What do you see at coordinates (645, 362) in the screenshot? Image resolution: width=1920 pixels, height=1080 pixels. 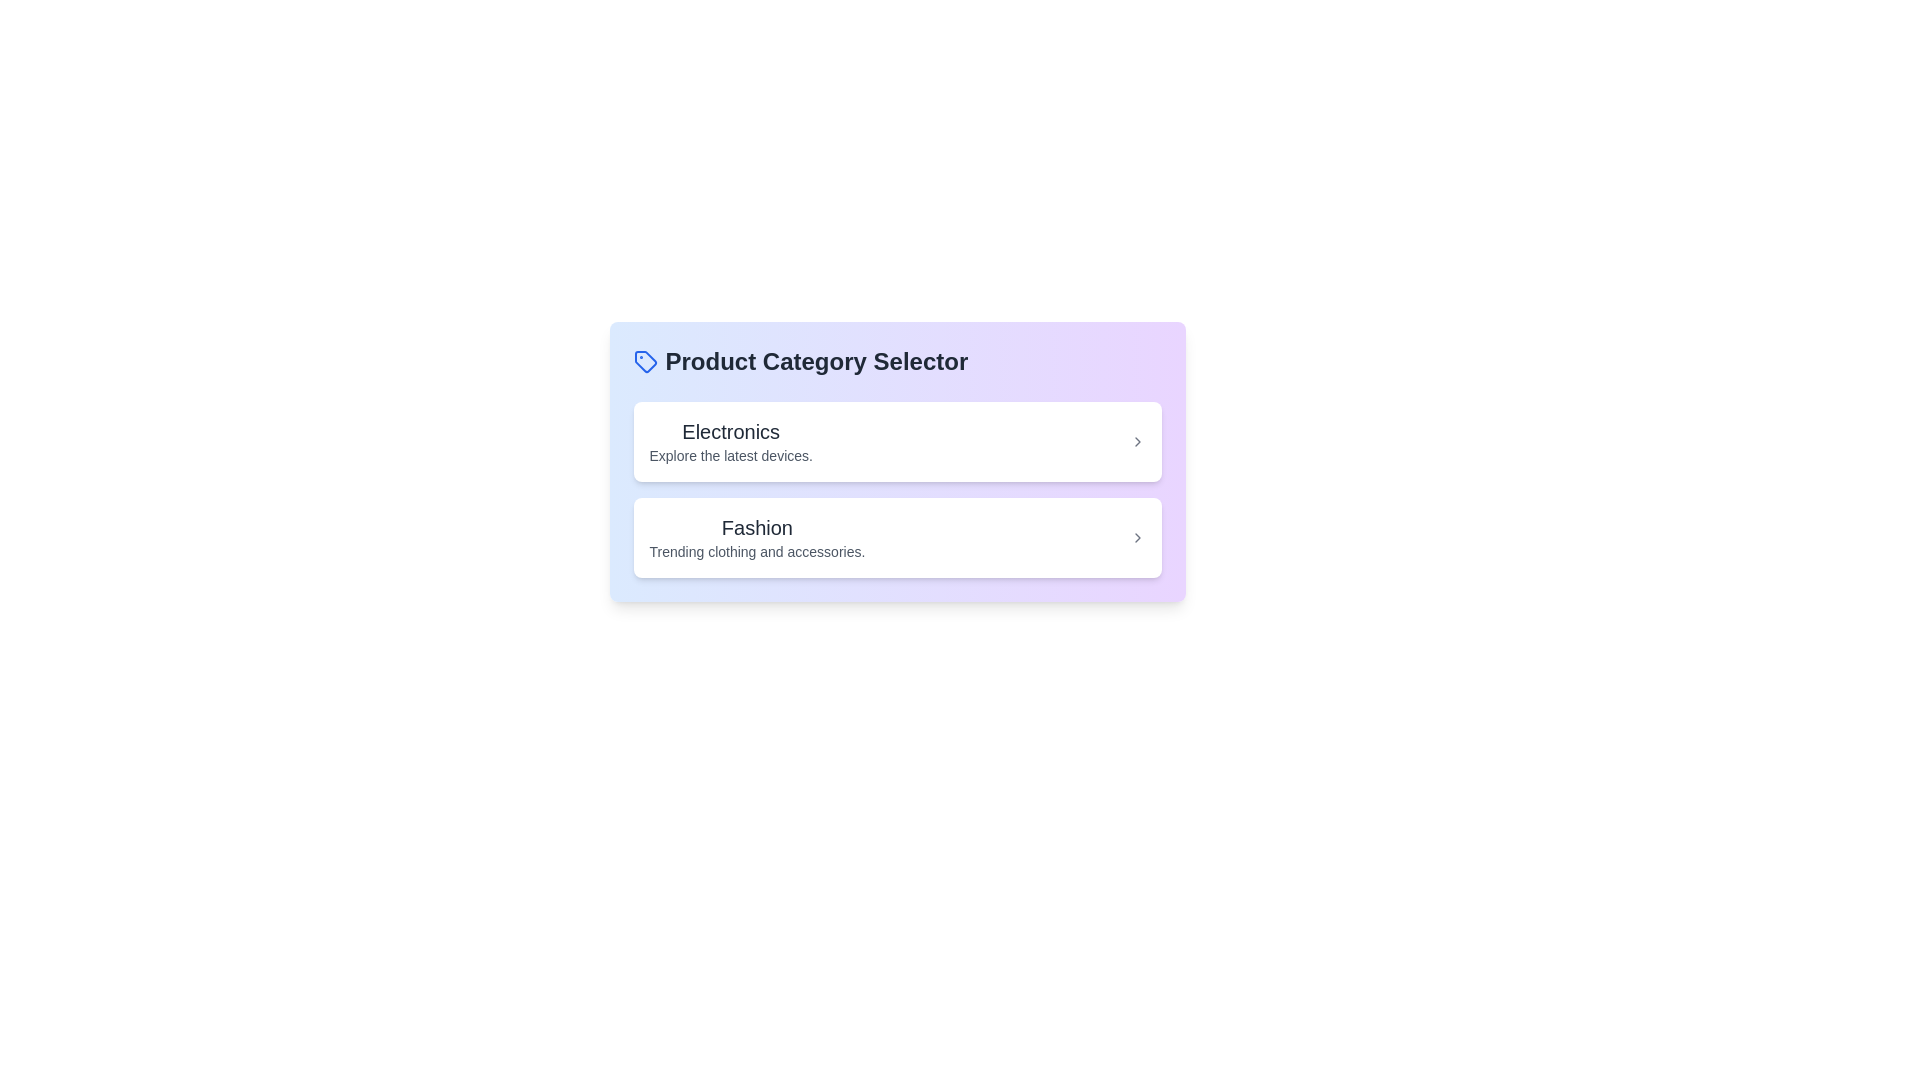 I see `the blue tag-shaped icon located to the left of the 'Product Category Selector' title in the header section` at bounding box center [645, 362].